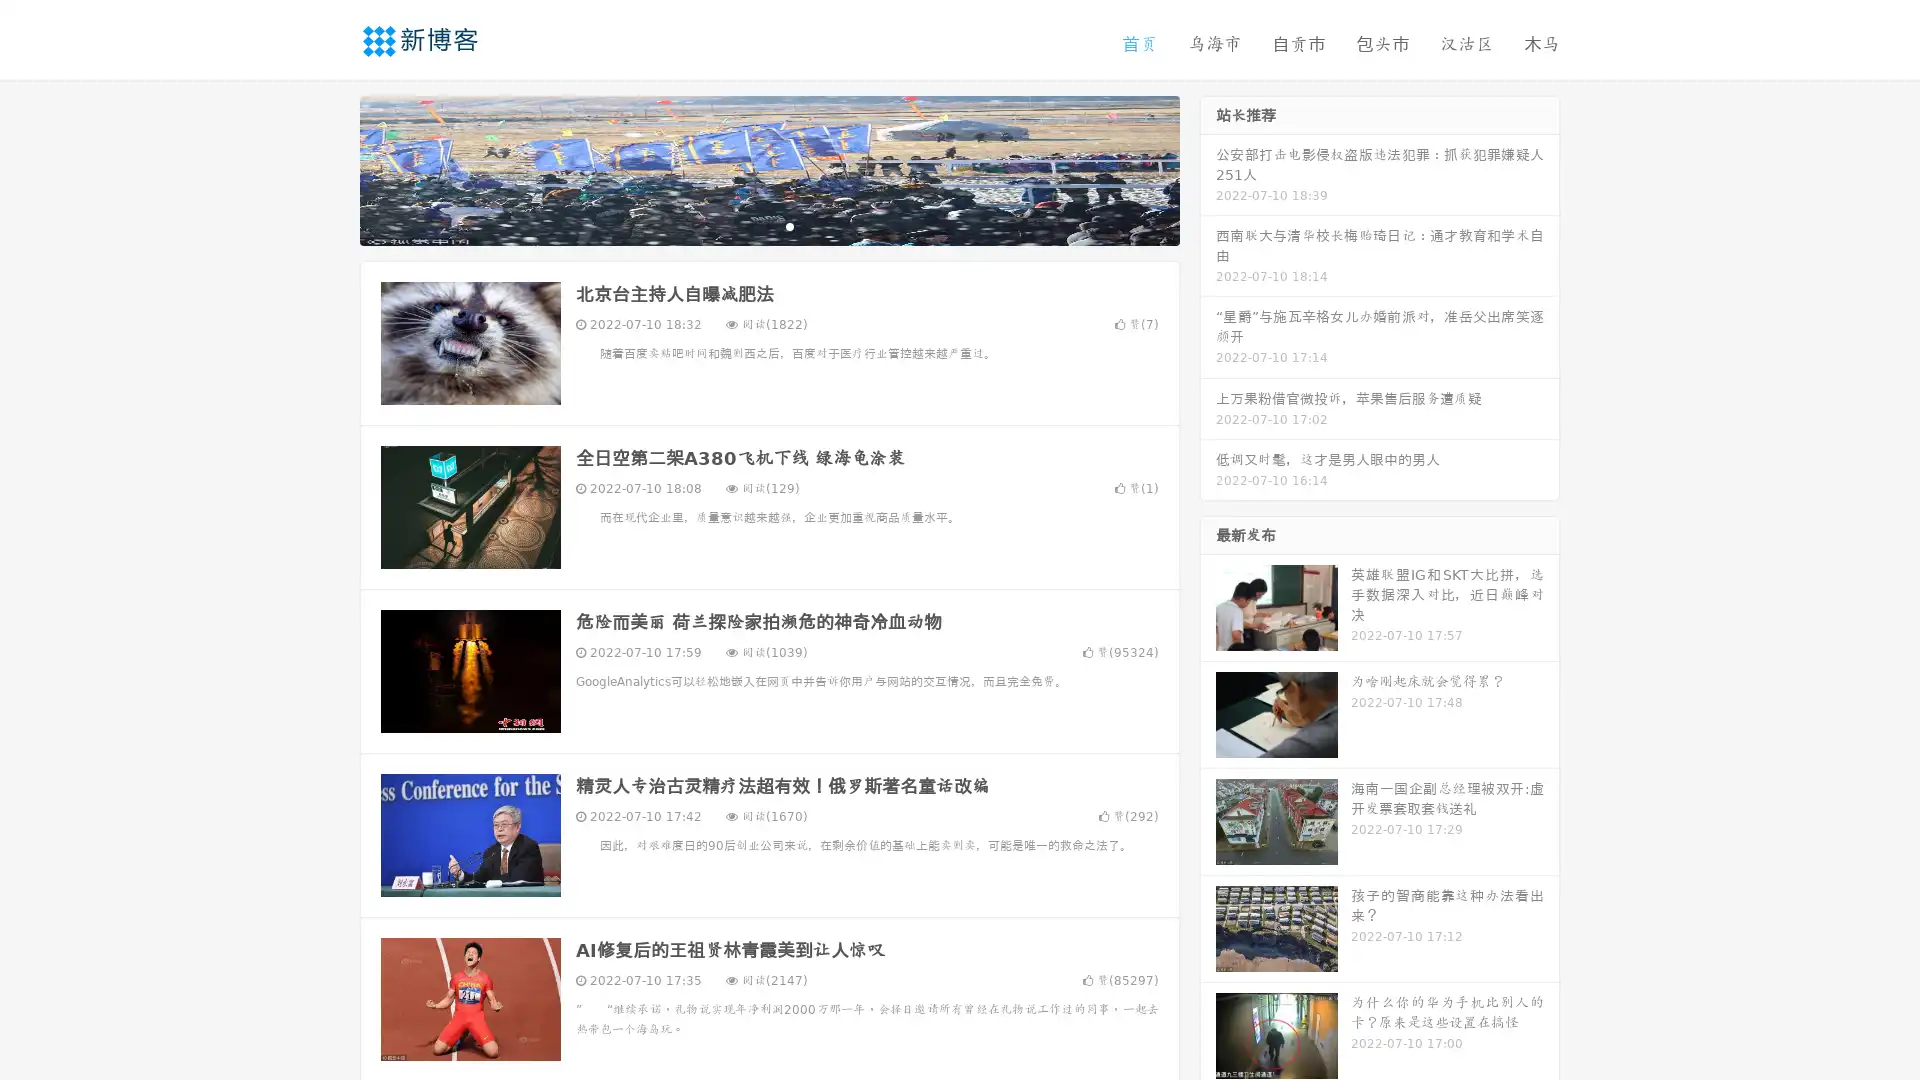 Image resolution: width=1920 pixels, height=1080 pixels. What do you see at coordinates (768, 225) in the screenshot?
I see `Go to slide 2` at bounding box center [768, 225].